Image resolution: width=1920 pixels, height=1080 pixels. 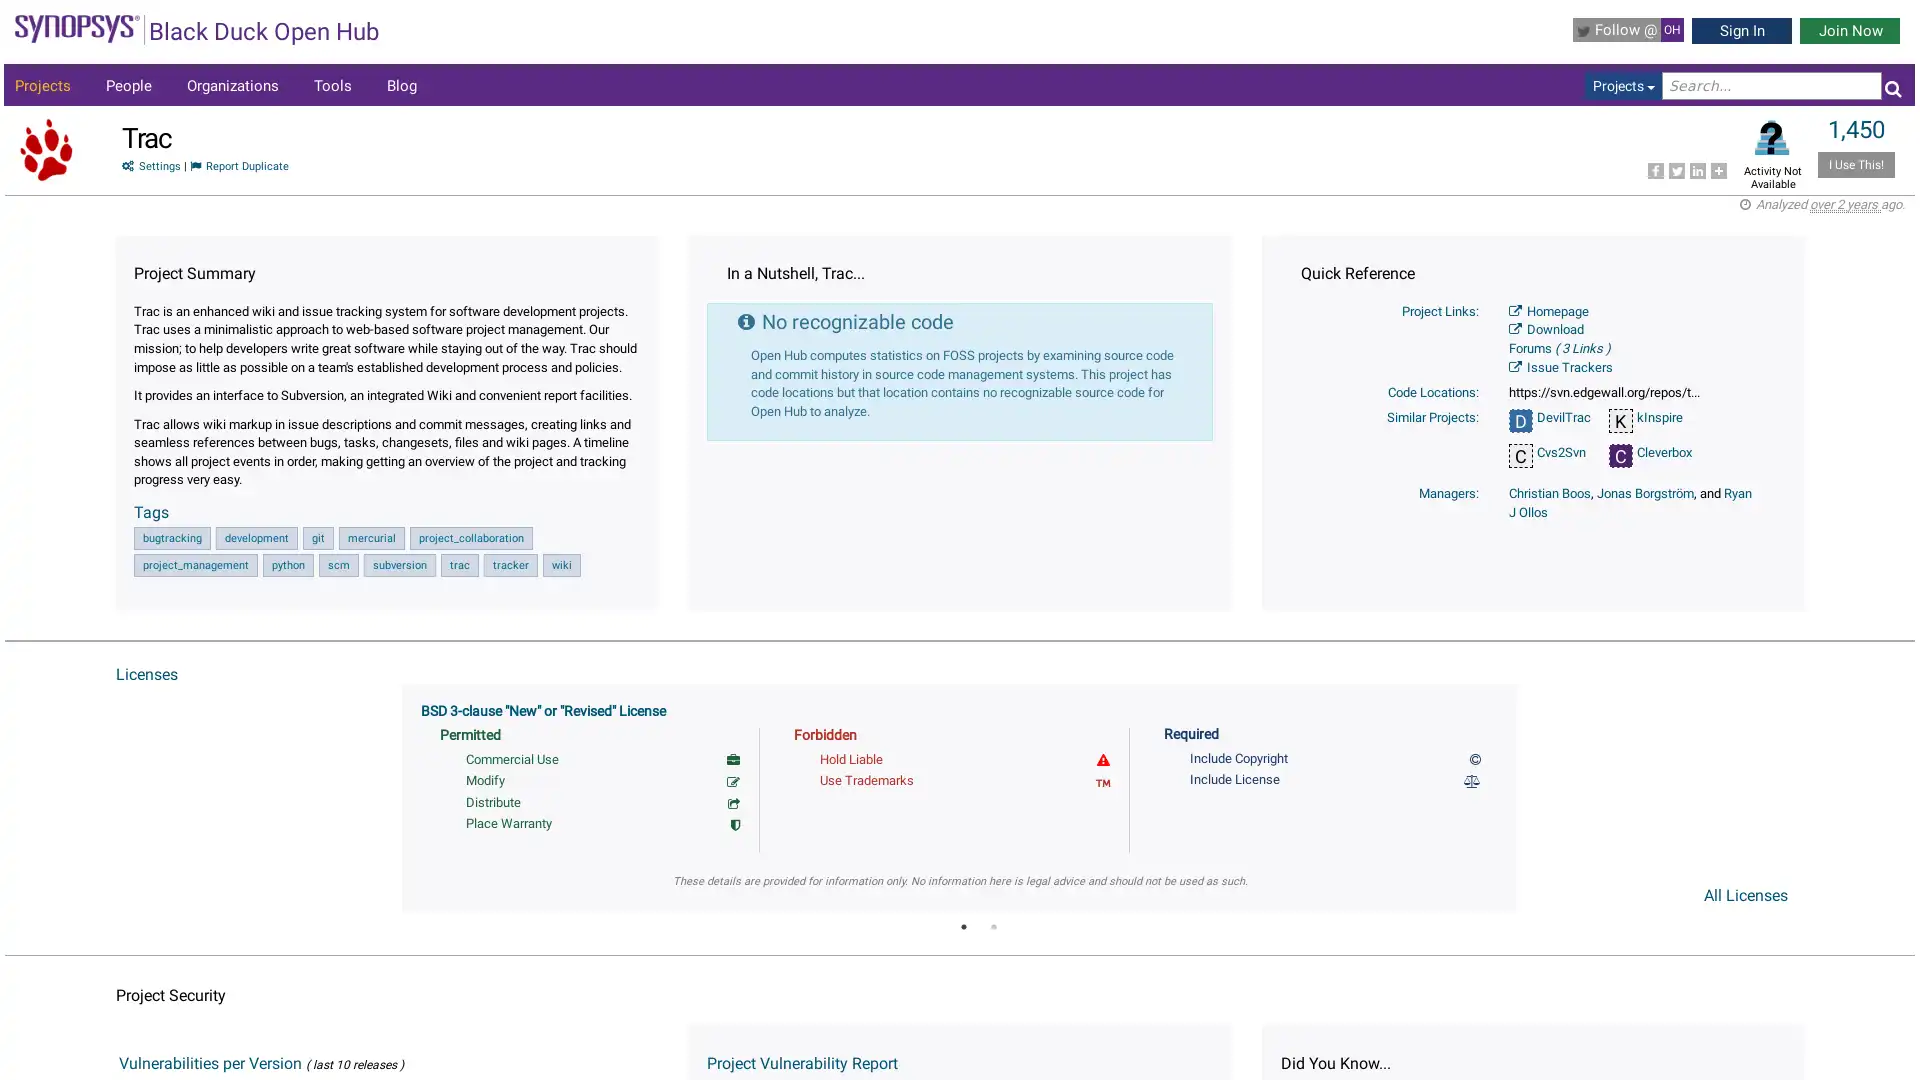 I want to click on 1, so click(x=963, y=925).